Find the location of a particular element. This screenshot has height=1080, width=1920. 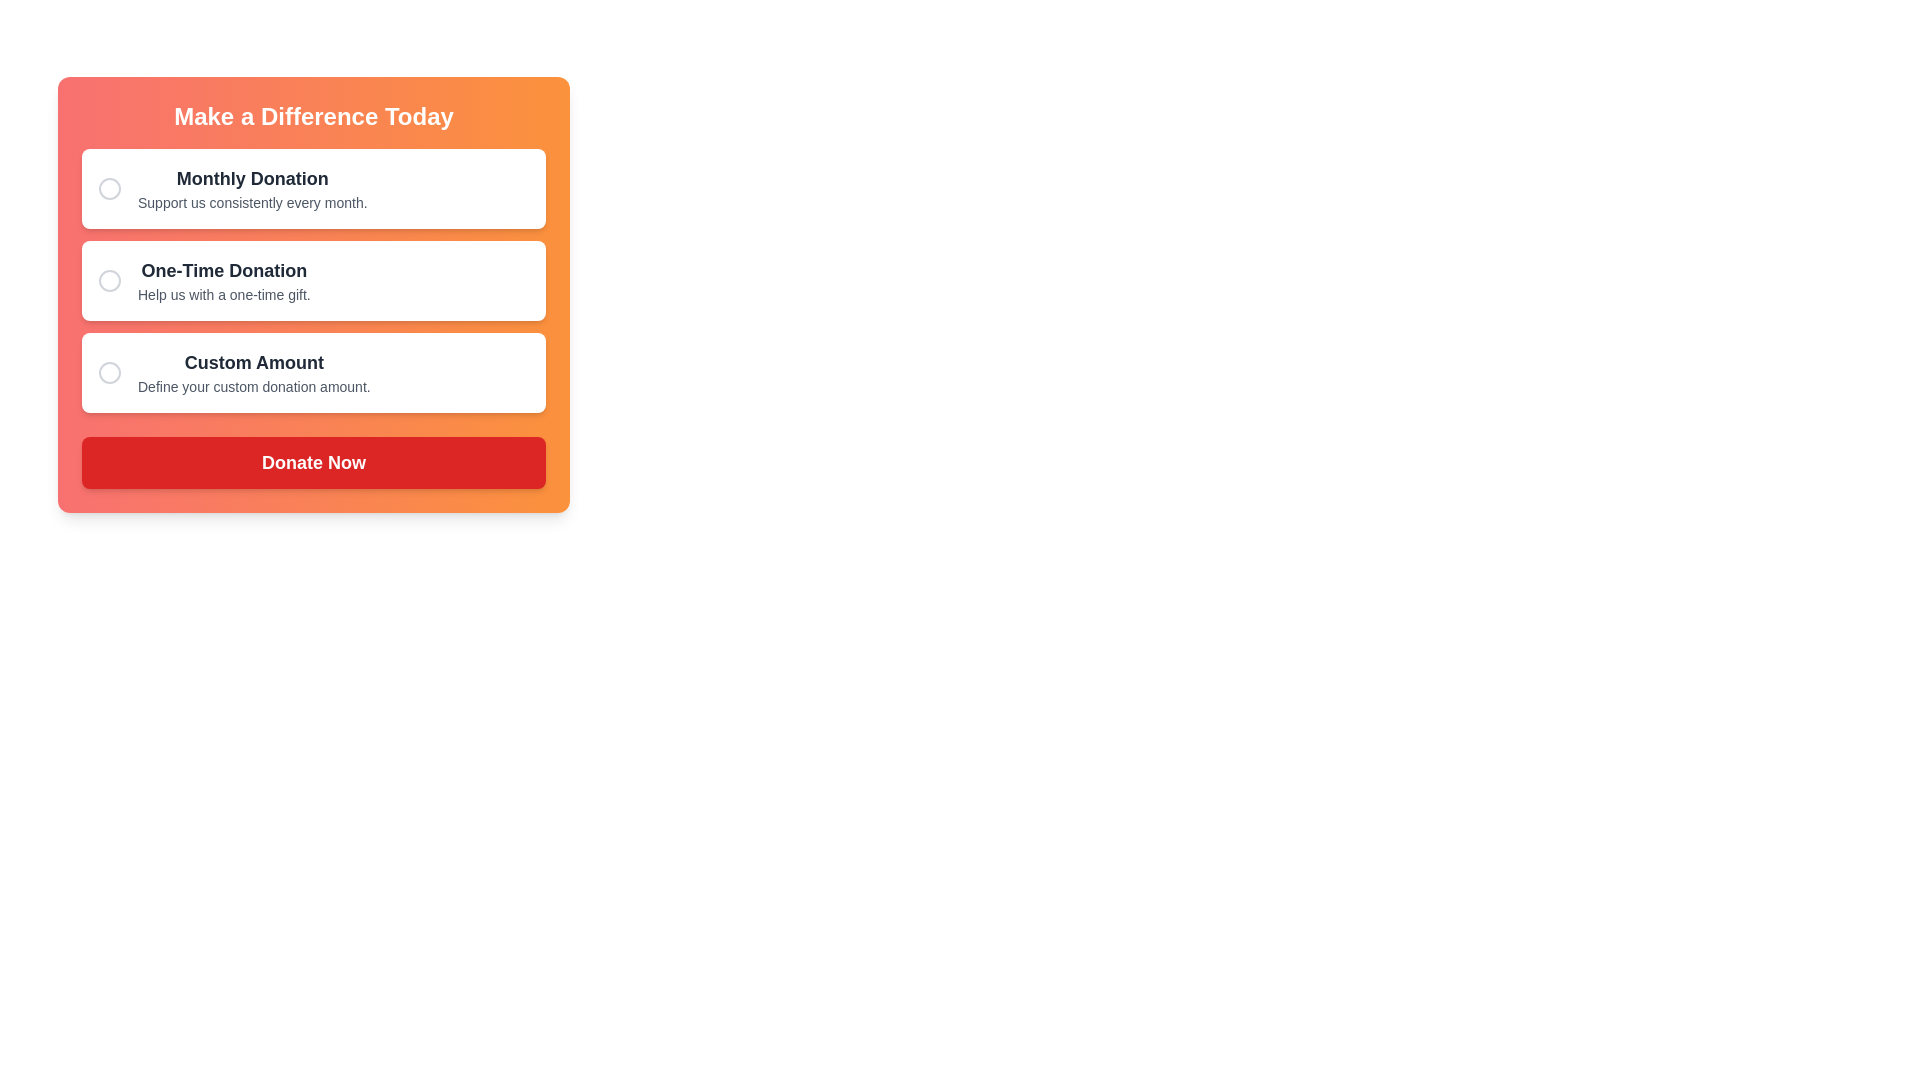

the unselected radio button for the 'Custom Amount' donation option located in the 'Make a Difference Today' card is located at coordinates (109, 373).